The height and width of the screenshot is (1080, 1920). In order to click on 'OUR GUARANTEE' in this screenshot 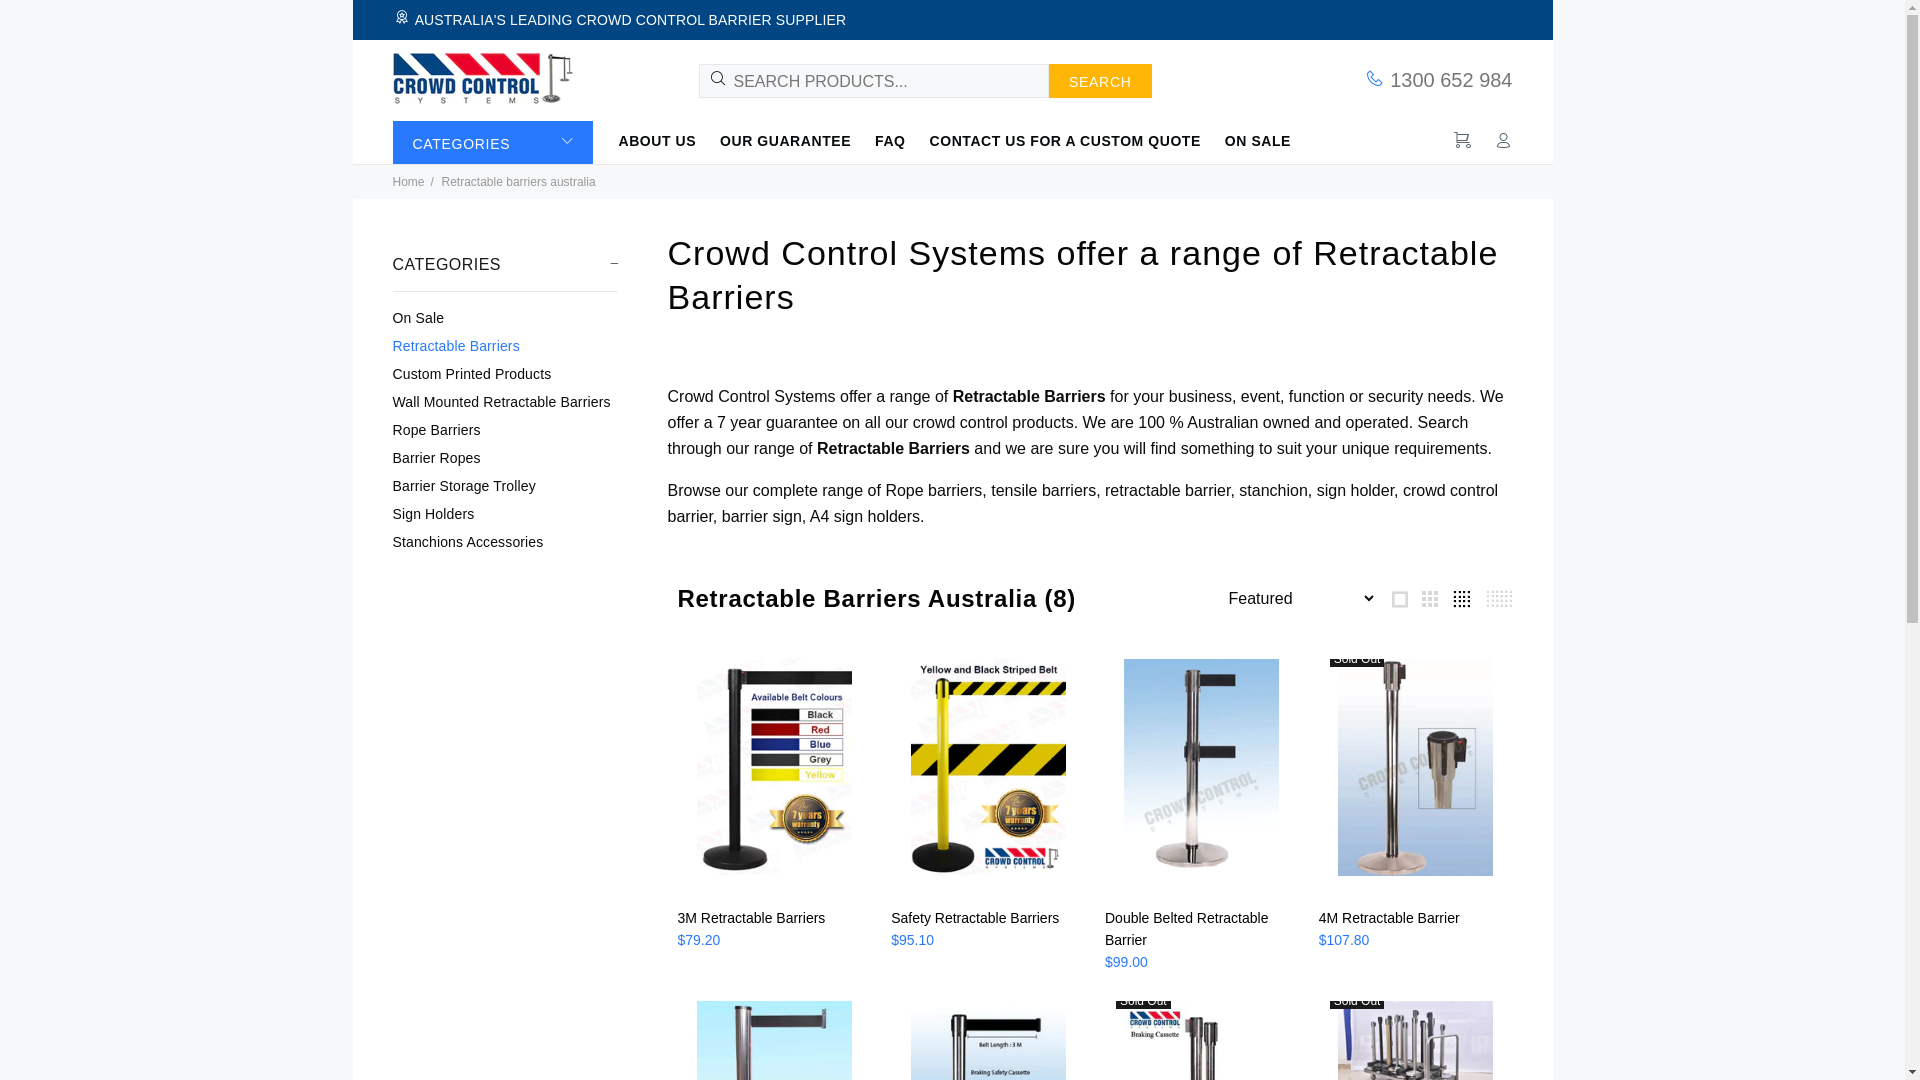, I will do `click(784, 139)`.